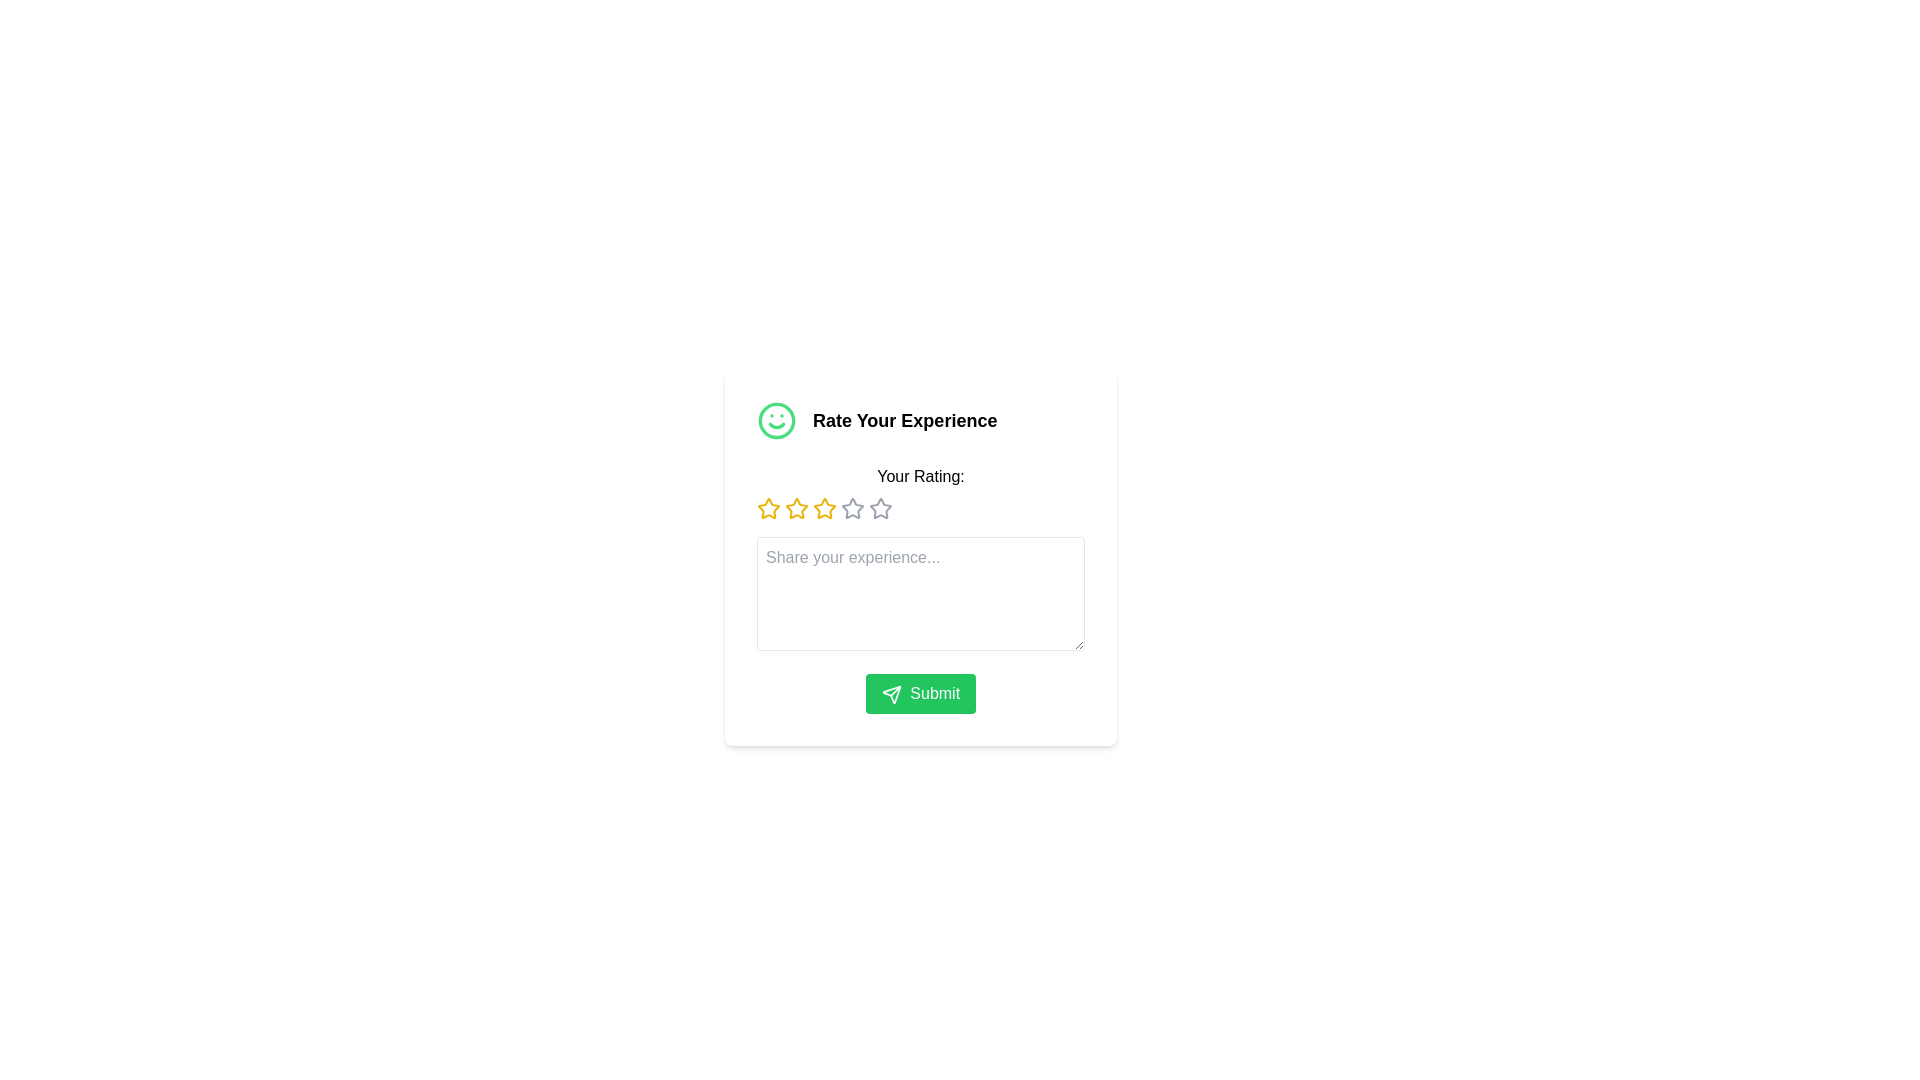  Describe the element at coordinates (853, 507) in the screenshot. I see `the fourth hollow star icon` at that location.